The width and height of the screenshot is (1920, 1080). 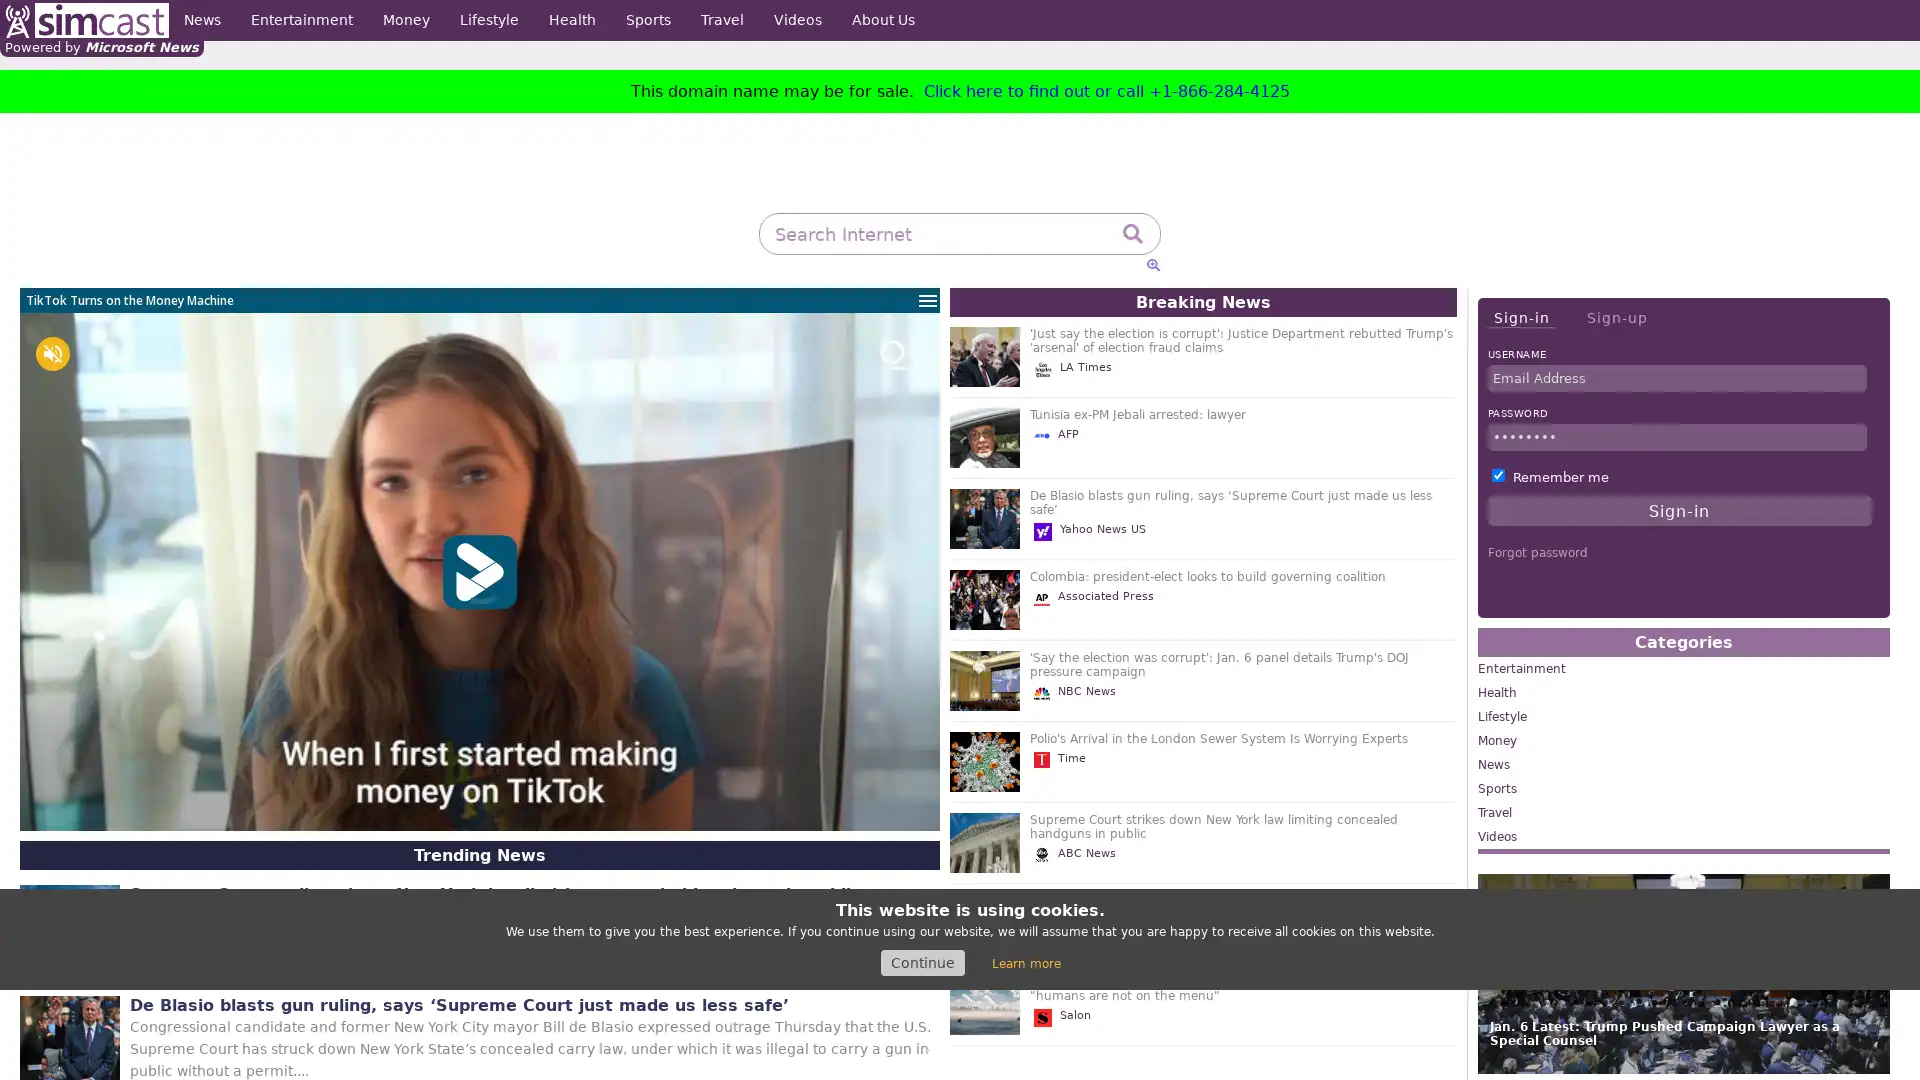 I want to click on Sign-in, so click(x=1520, y=317).